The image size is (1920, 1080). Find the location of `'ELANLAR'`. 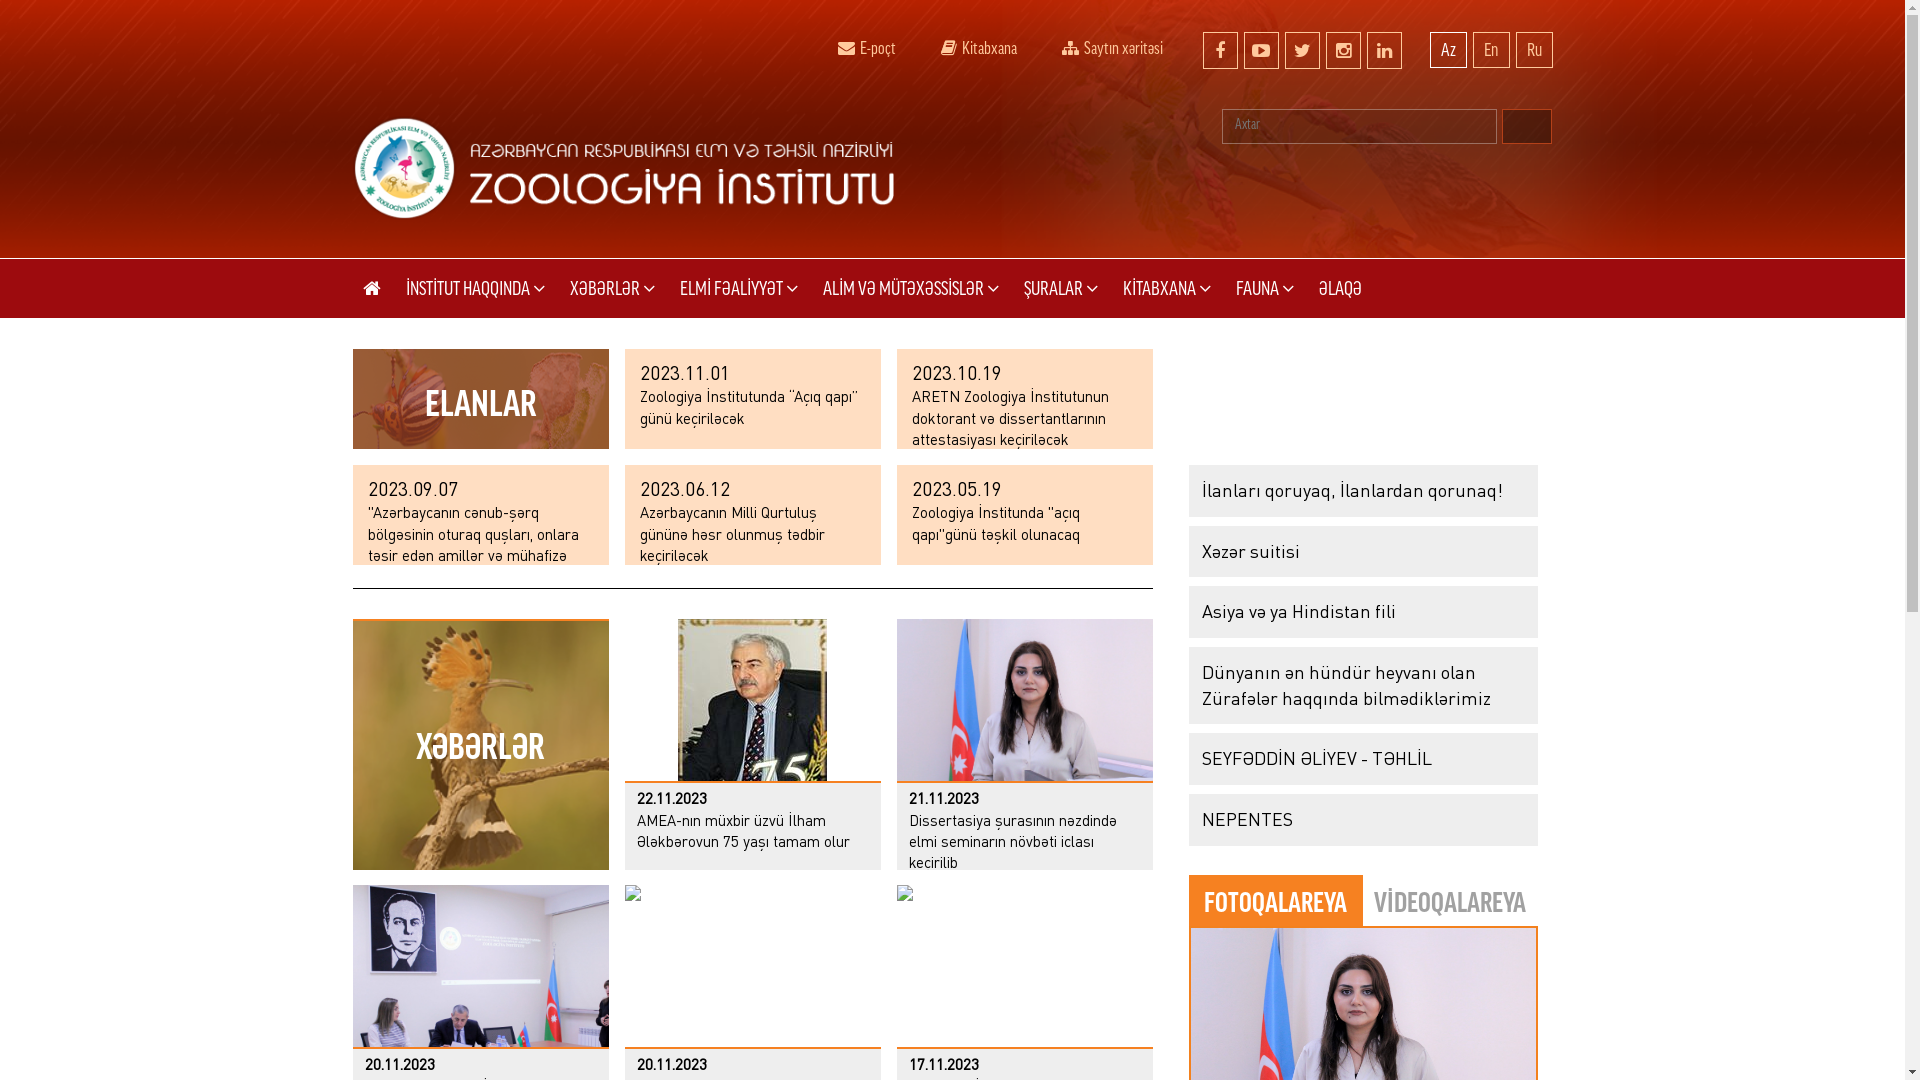

'ELANLAR' is located at coordinates (351, 398).